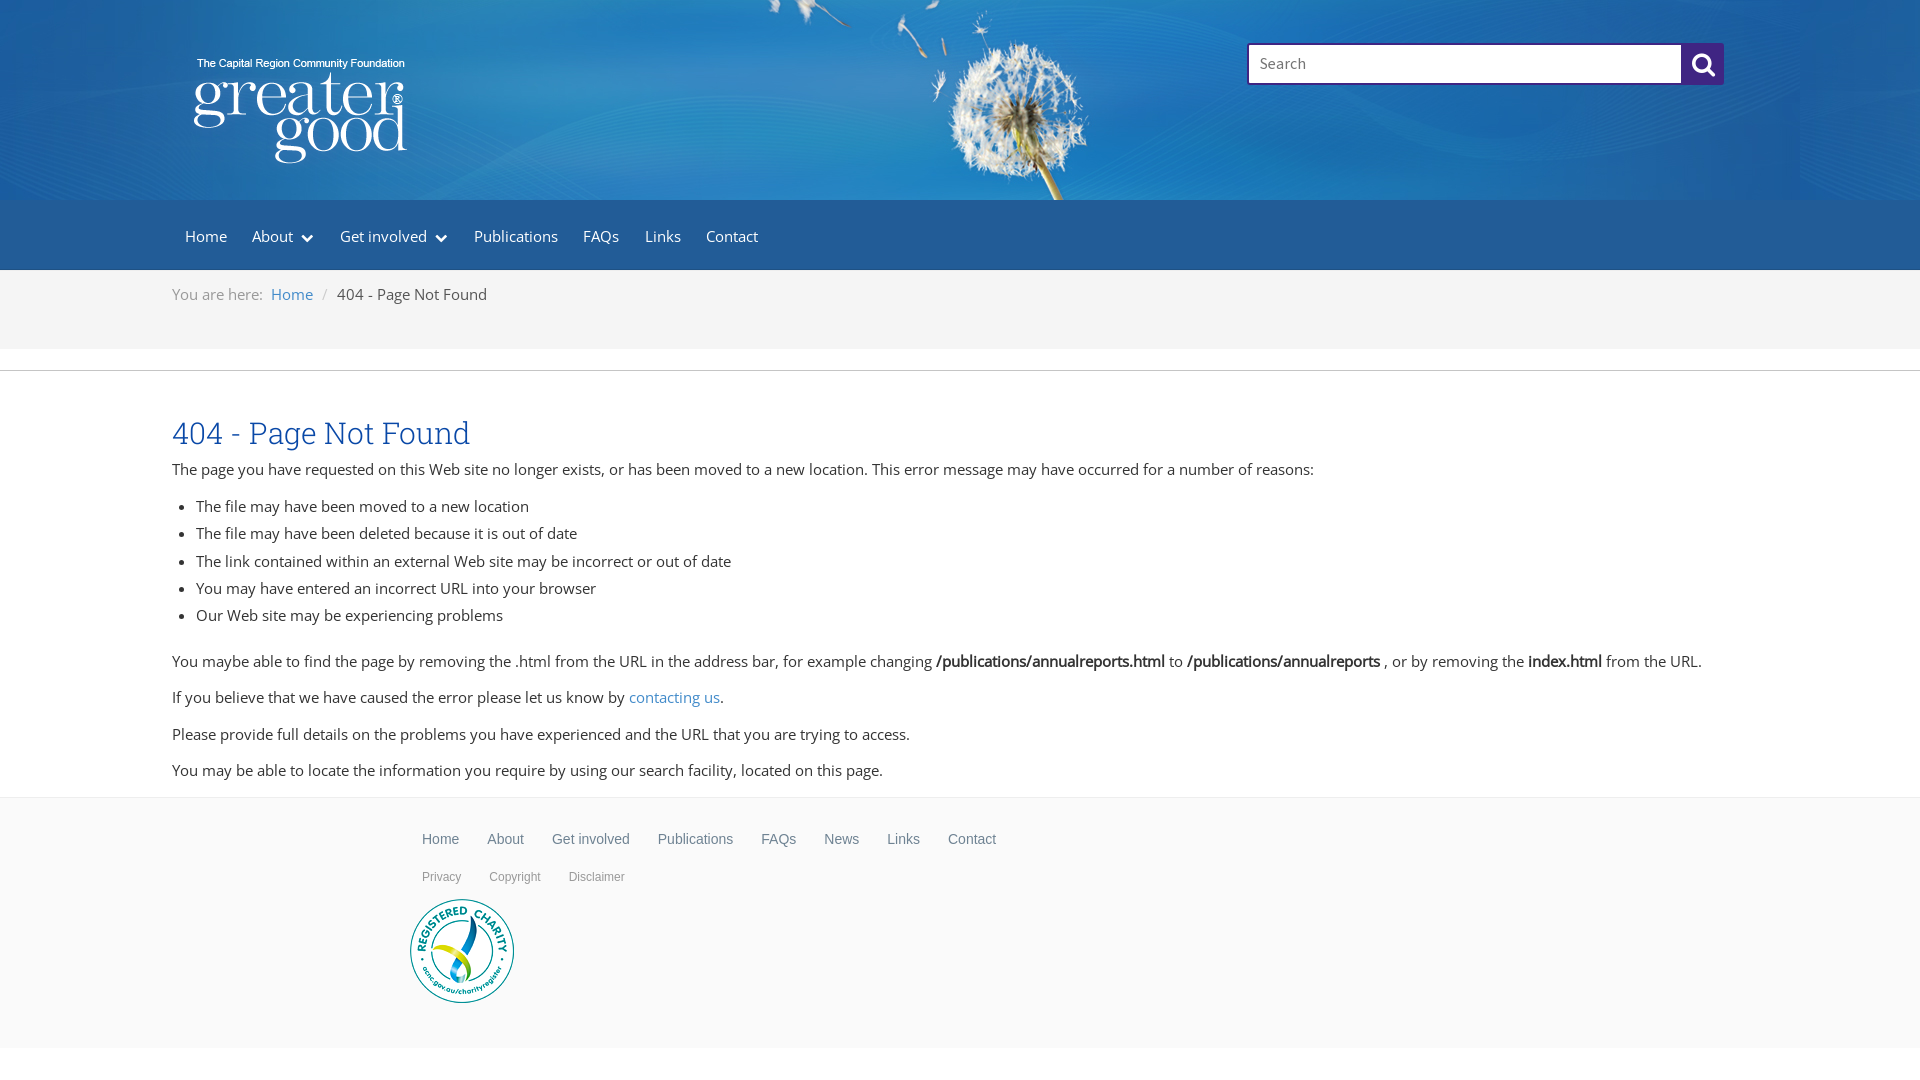 This screenshot has width=1920, height=1080. Describe the element at coordinates (732, 233) in the screenshot. I see `'Contact'` at that location.